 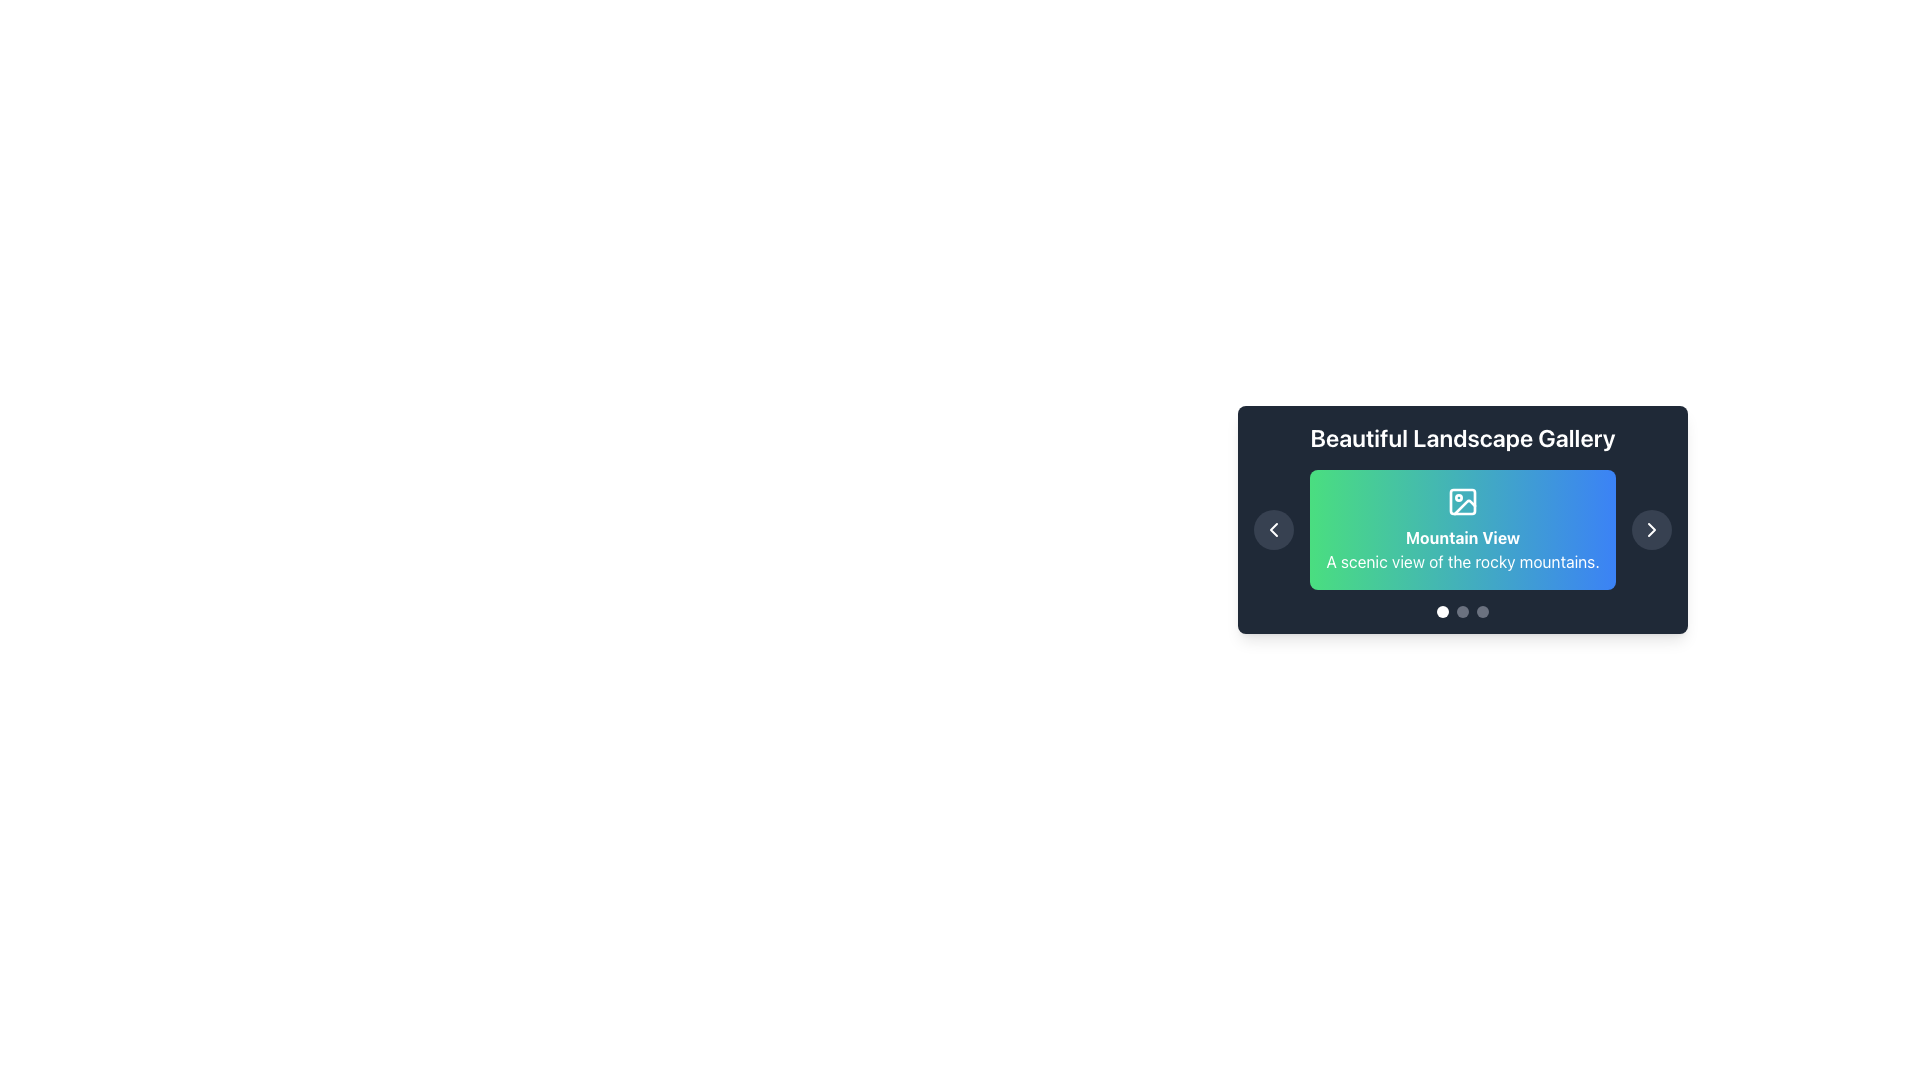 What do you see at coordinates (1463, 611) in the screenshot?
I see `the pagination indicator circle located at the bottom center of the gallery interface beneath 'Mountain View'` at bounding box center [1463, 611].